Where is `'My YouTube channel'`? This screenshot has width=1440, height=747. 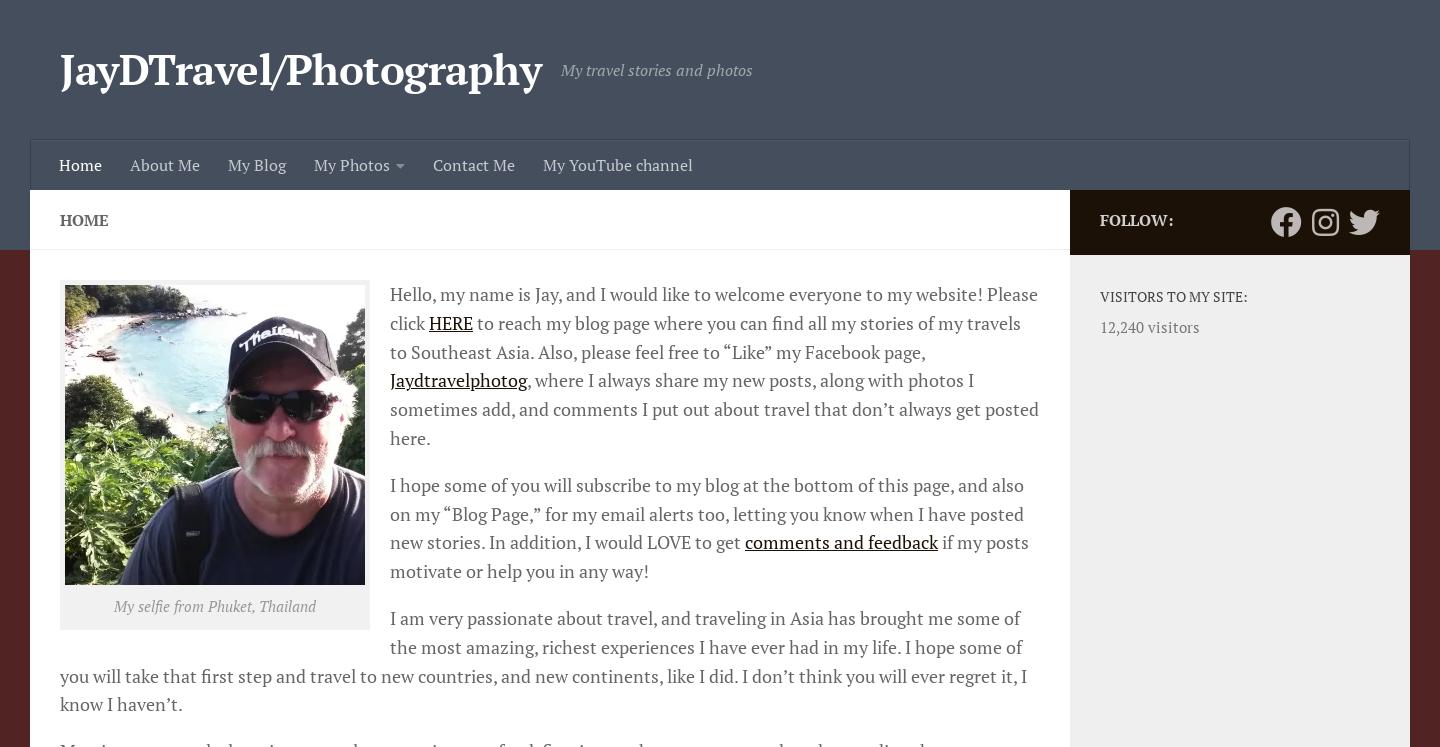 'My YouTube channel' is located at coordinates (617, 164).